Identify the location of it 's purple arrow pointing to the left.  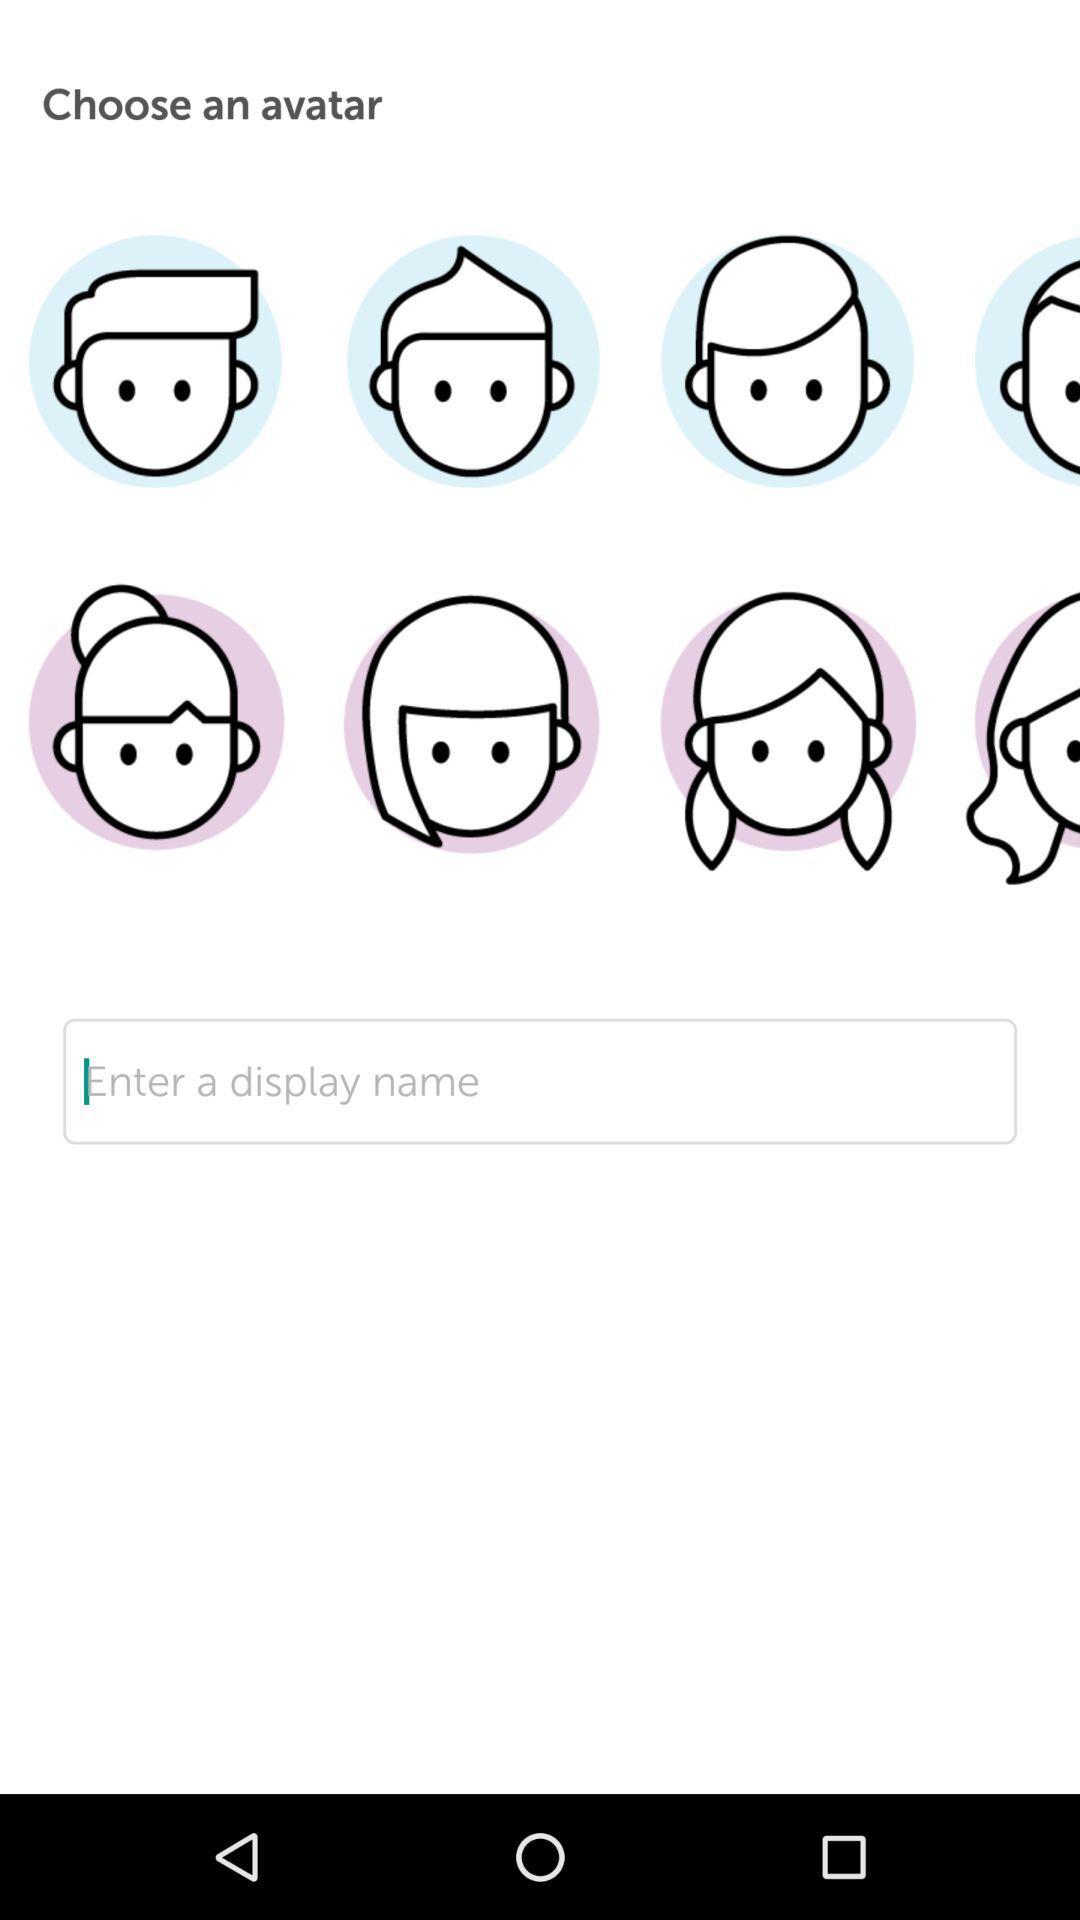
(540, 1144).